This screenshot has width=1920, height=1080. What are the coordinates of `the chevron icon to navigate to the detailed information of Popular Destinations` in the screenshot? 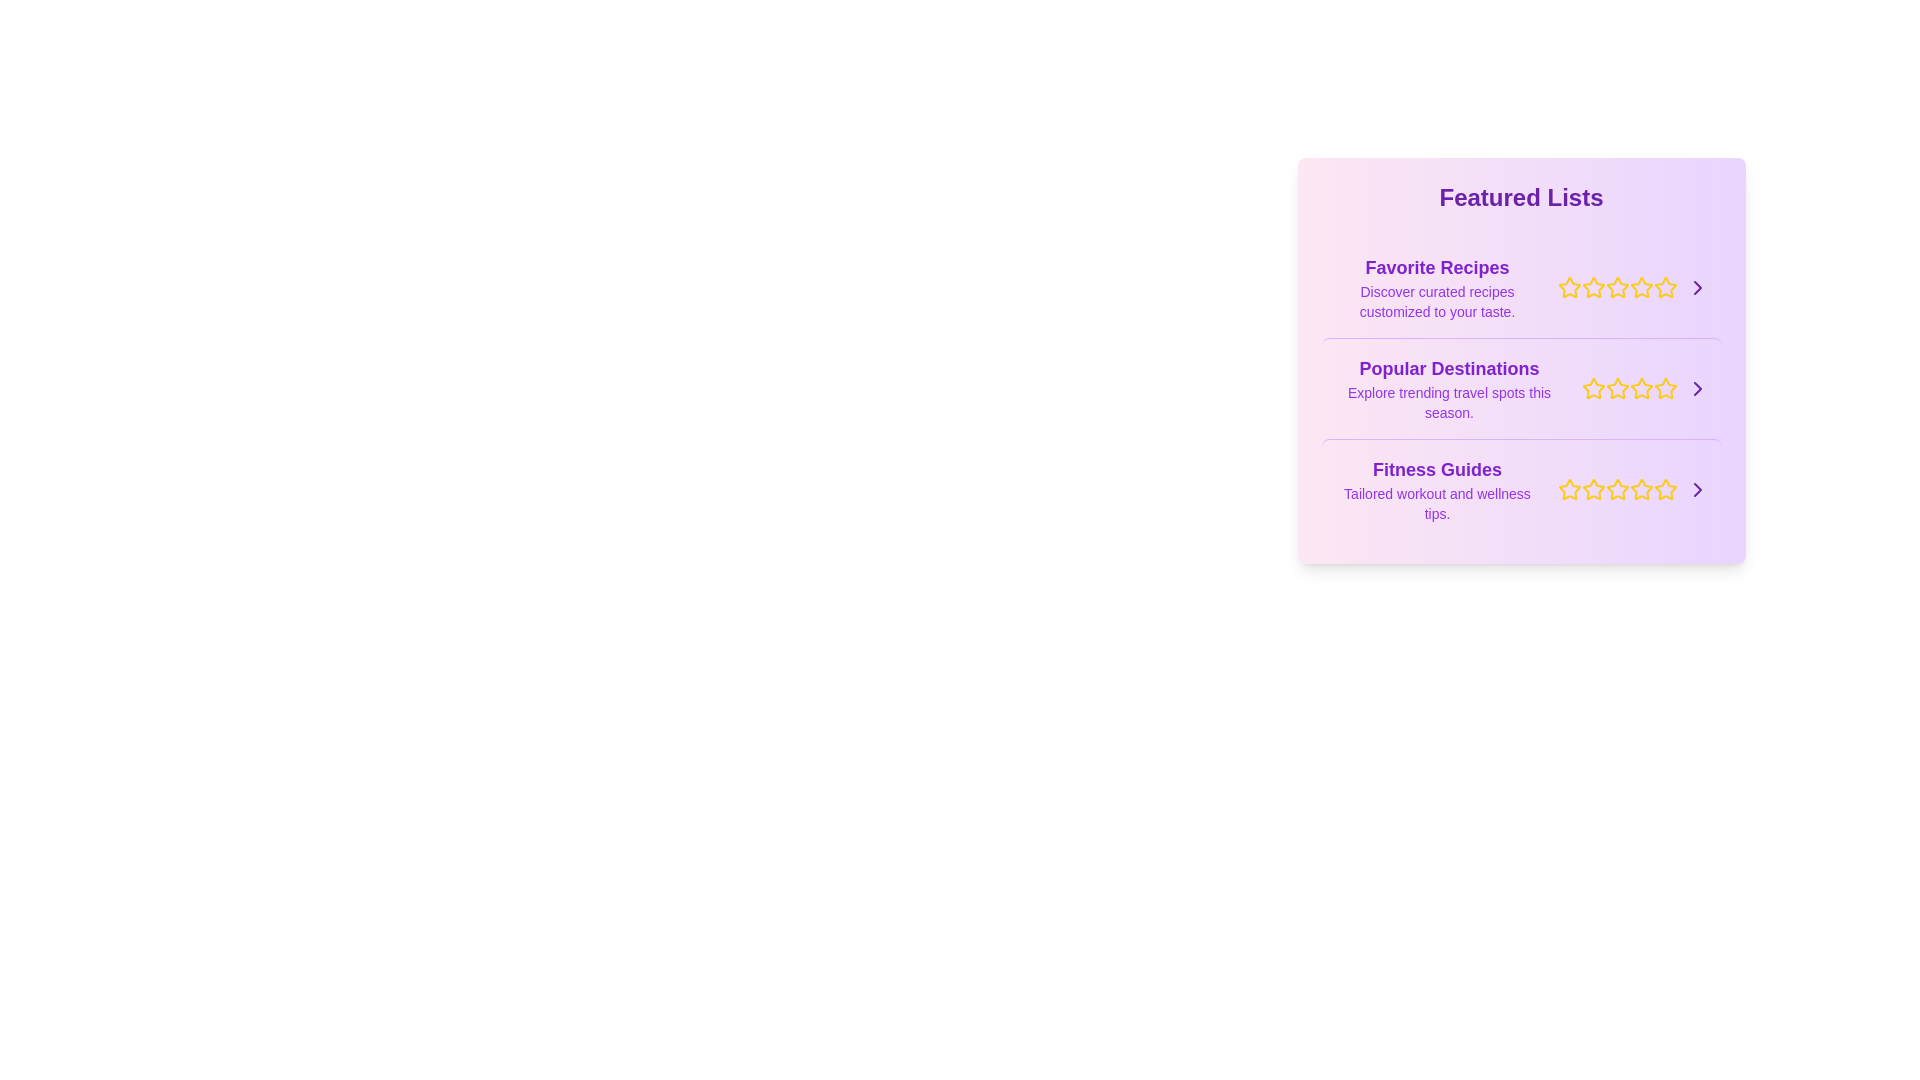 It's located at (1696, 389).